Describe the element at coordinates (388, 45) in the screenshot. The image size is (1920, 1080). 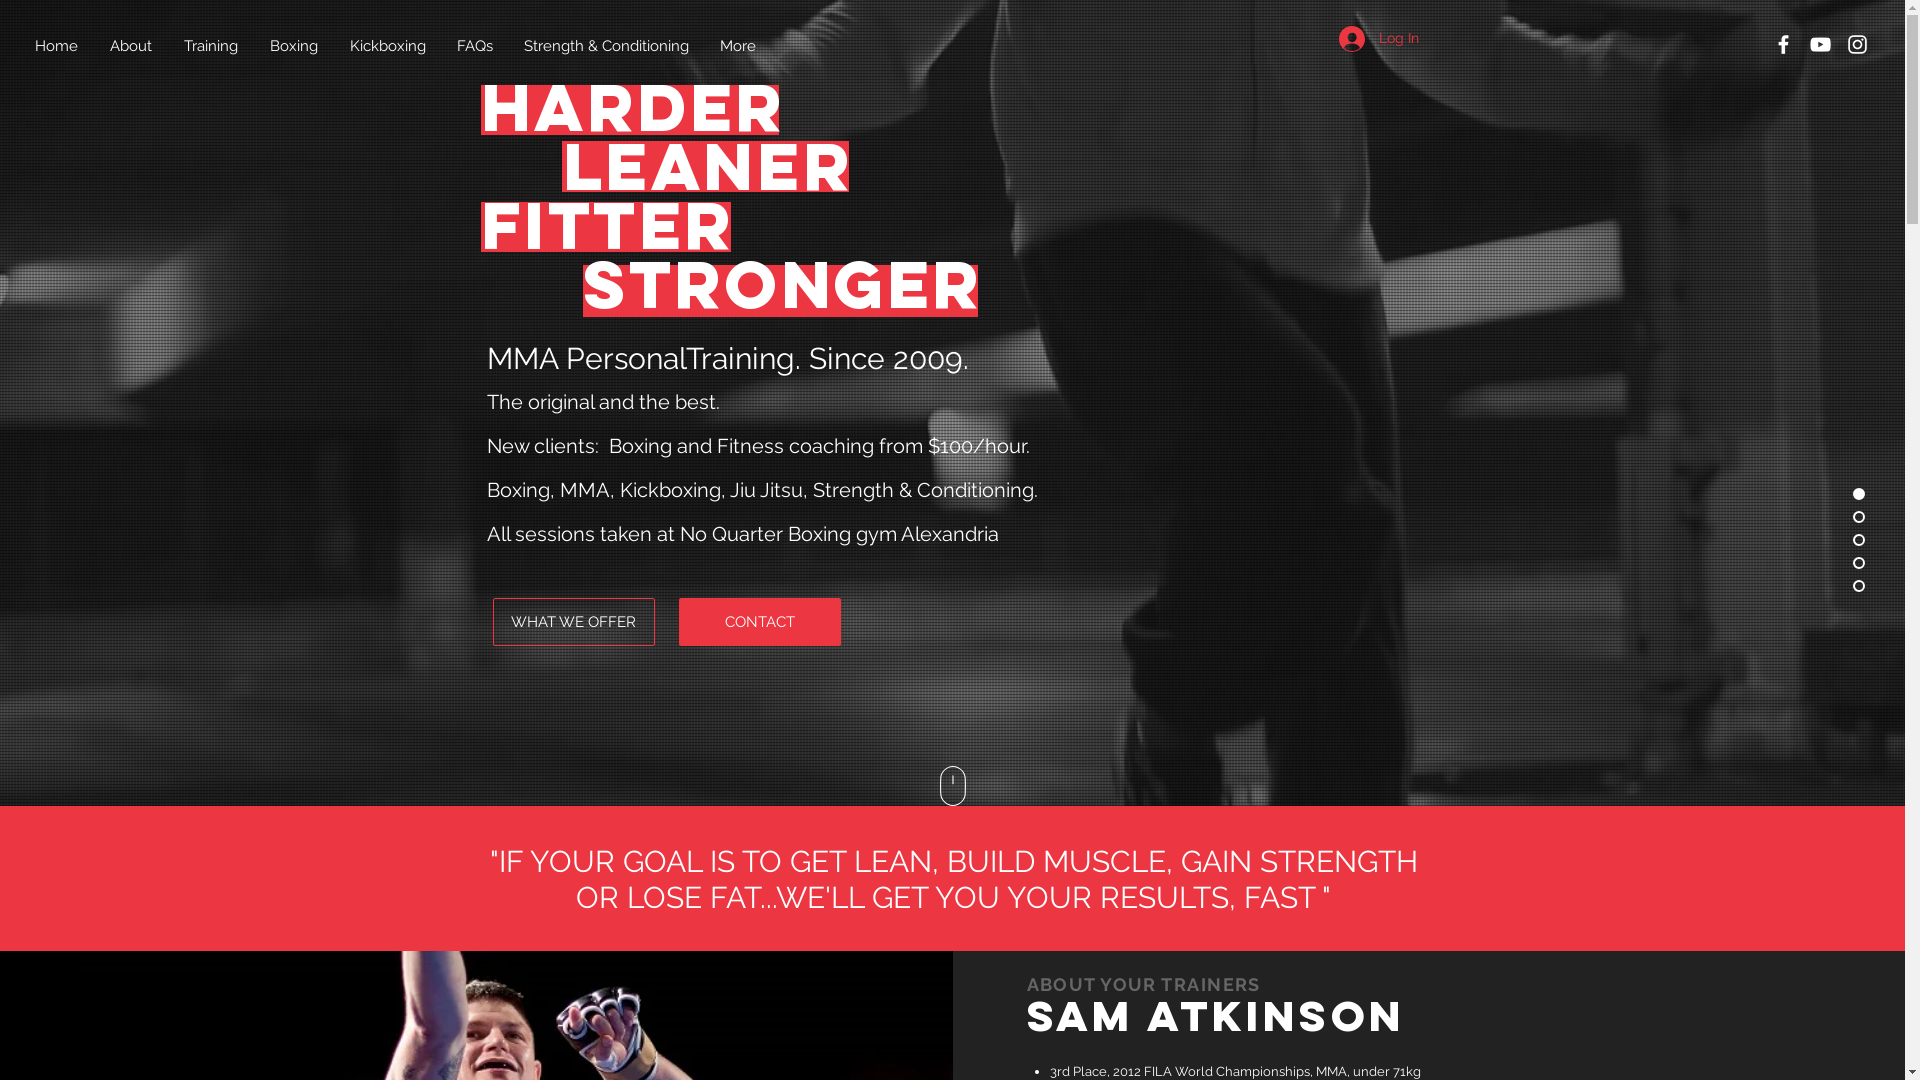
I see `'Kickboxing'` at that location.